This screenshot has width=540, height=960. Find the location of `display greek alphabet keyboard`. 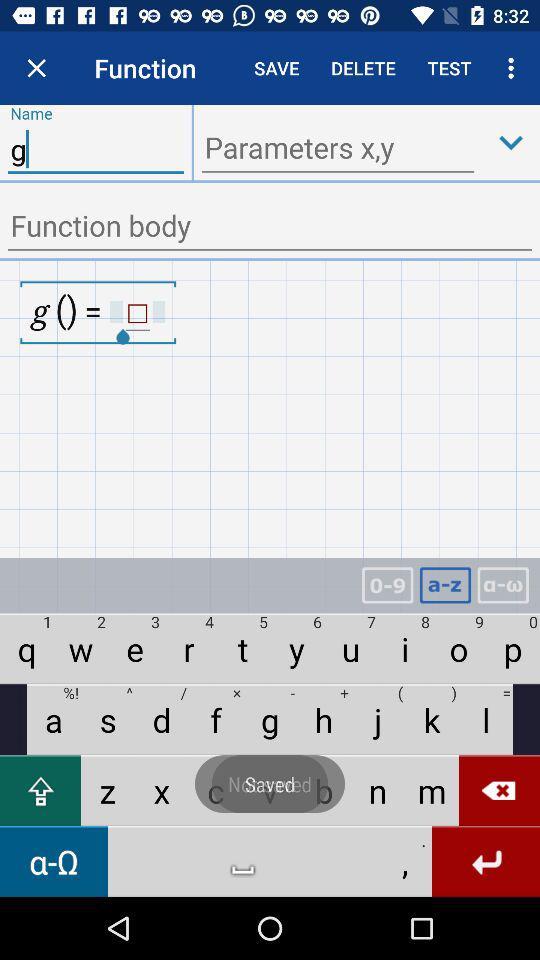

display greek alphabet keyboard is located at coordinates (502, 585).